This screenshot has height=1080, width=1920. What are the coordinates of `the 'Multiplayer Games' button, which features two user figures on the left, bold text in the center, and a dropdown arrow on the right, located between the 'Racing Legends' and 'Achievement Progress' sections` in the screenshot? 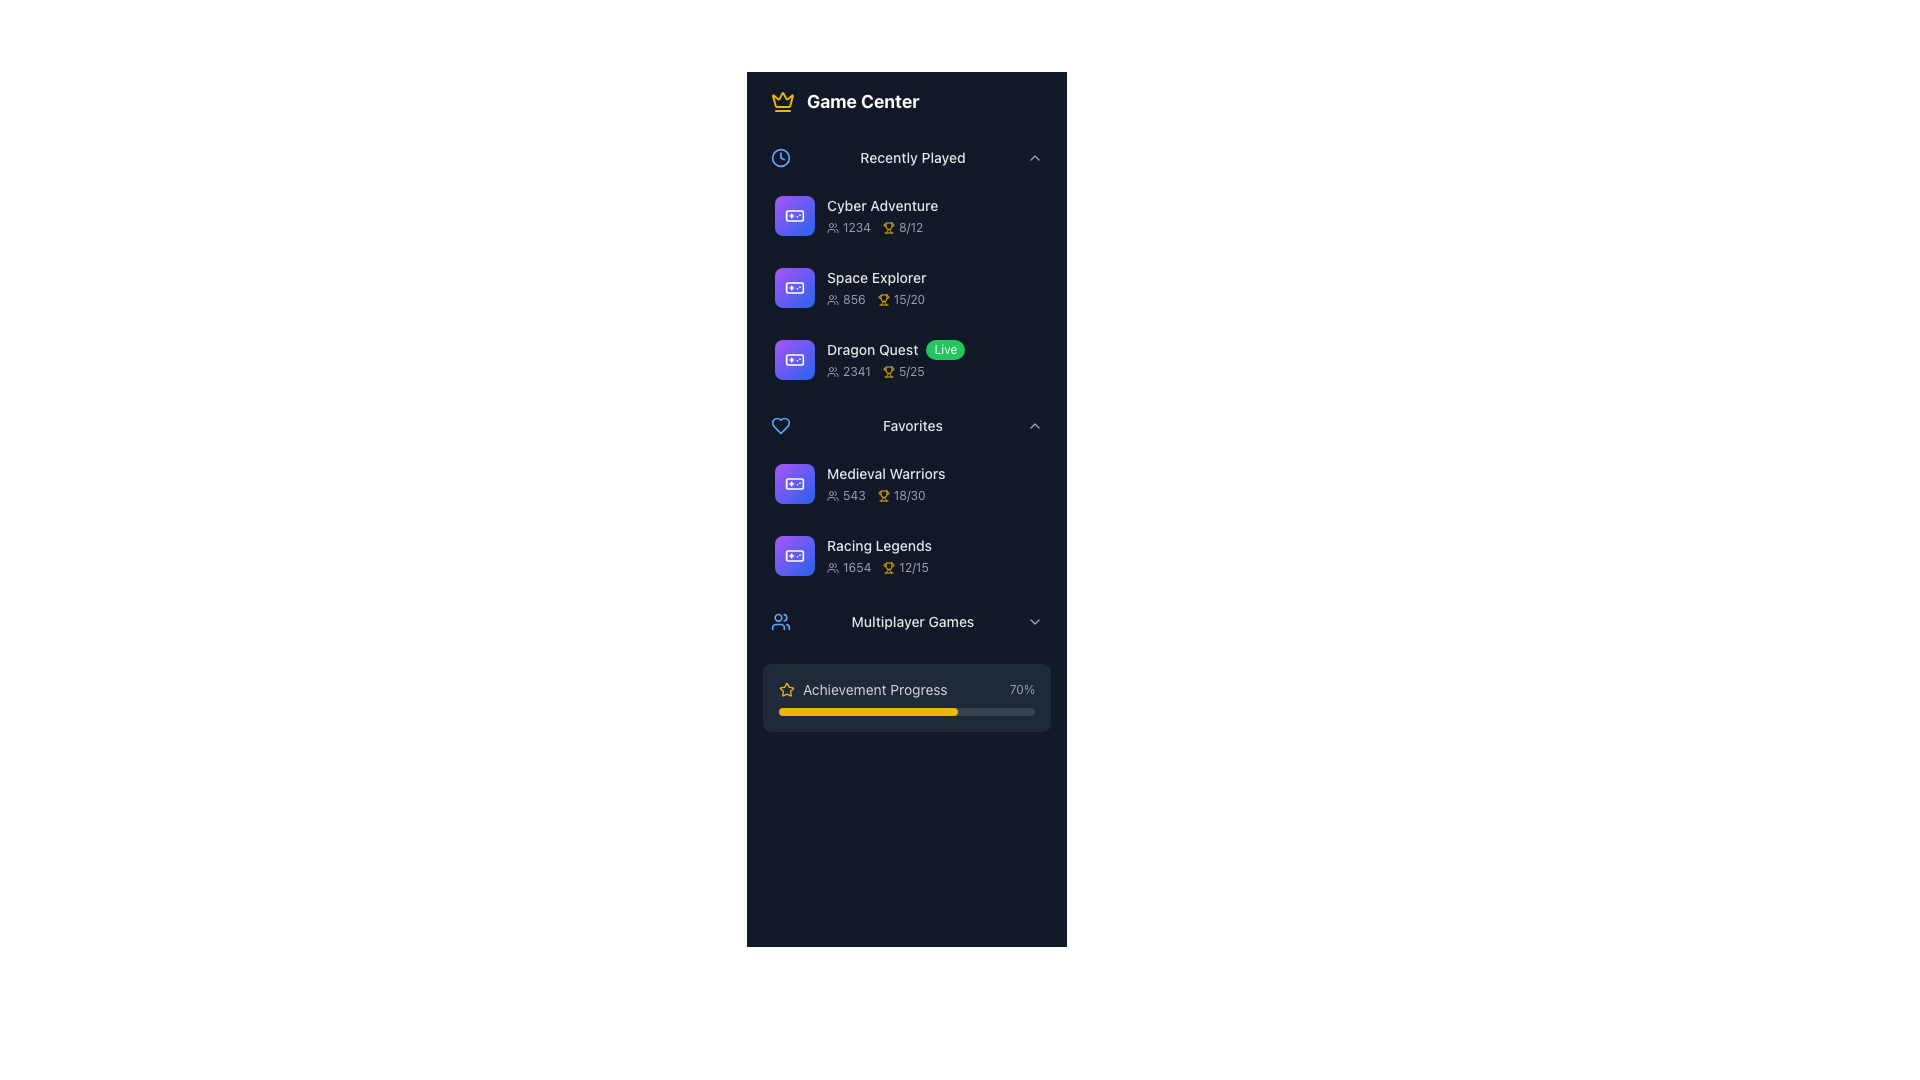 It's located at (906, 620).